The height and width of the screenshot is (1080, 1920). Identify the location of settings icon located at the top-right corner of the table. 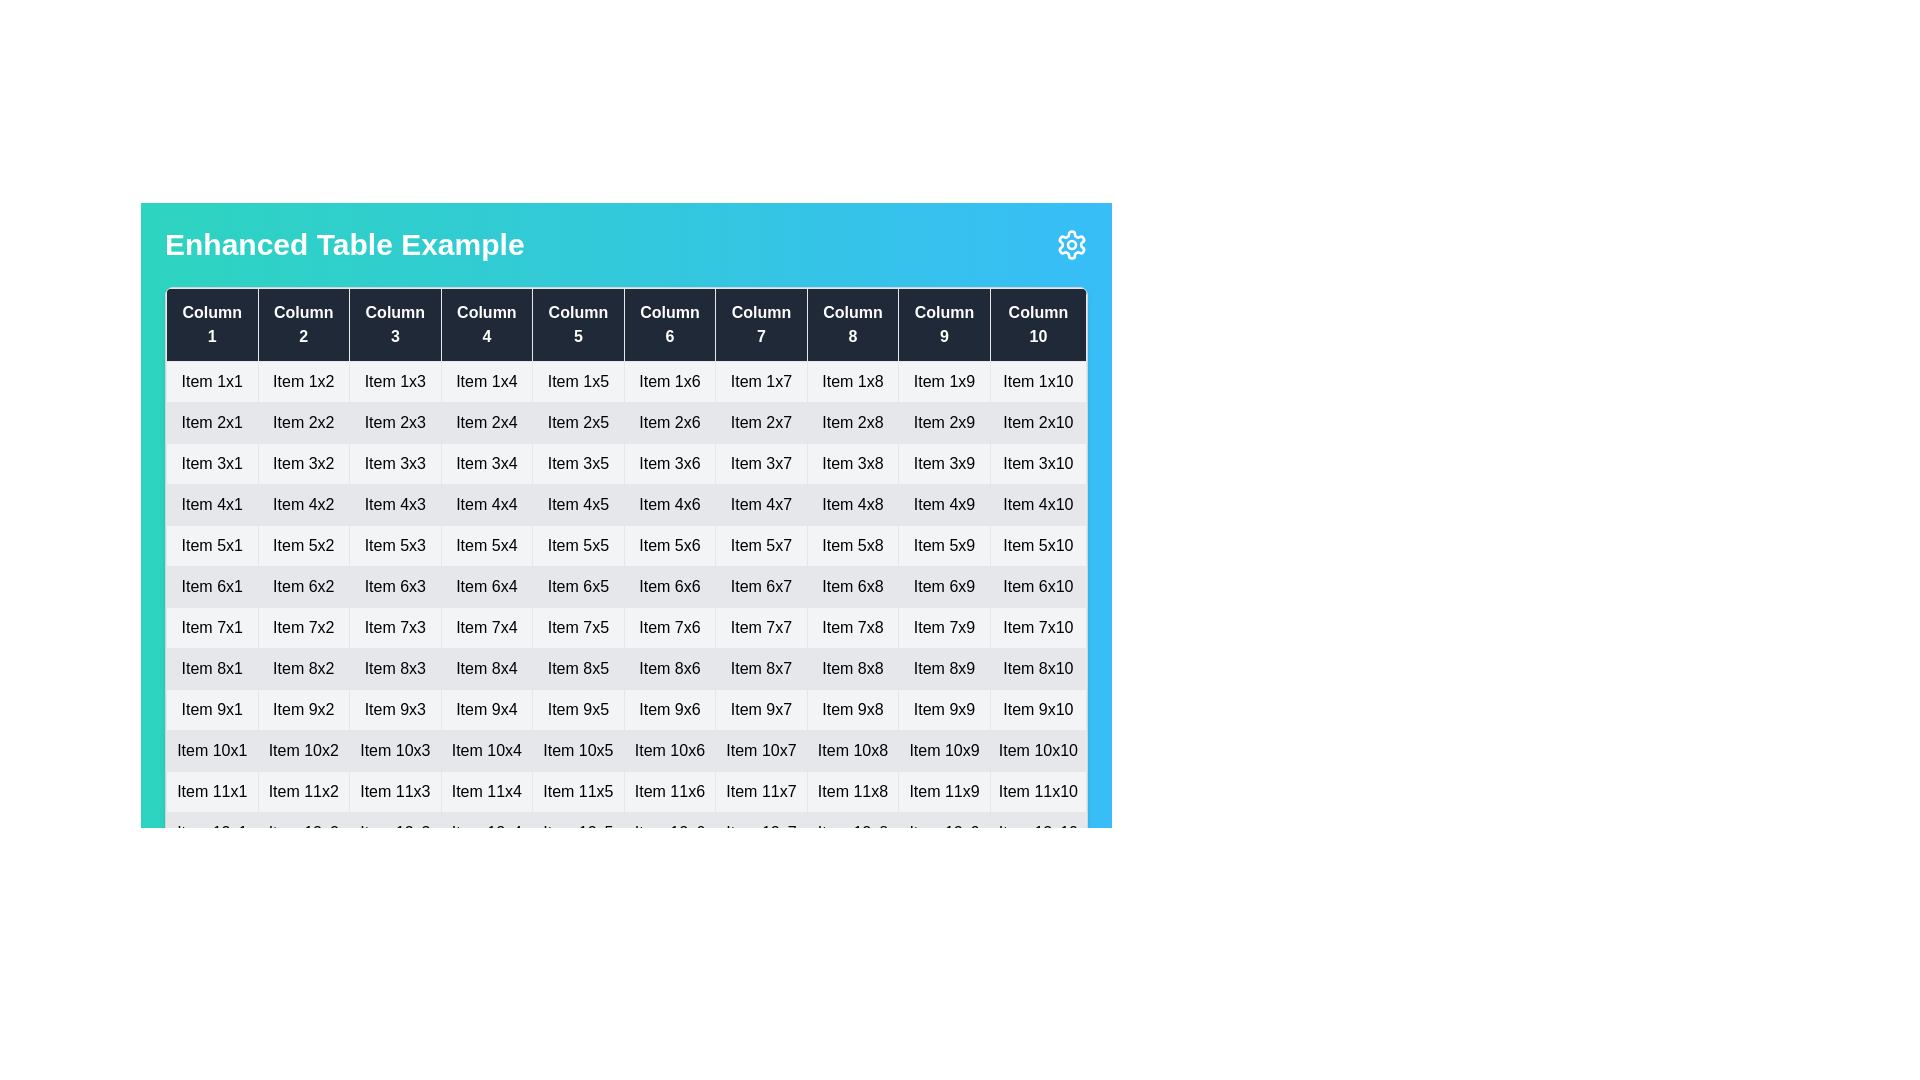
(1070, 244).